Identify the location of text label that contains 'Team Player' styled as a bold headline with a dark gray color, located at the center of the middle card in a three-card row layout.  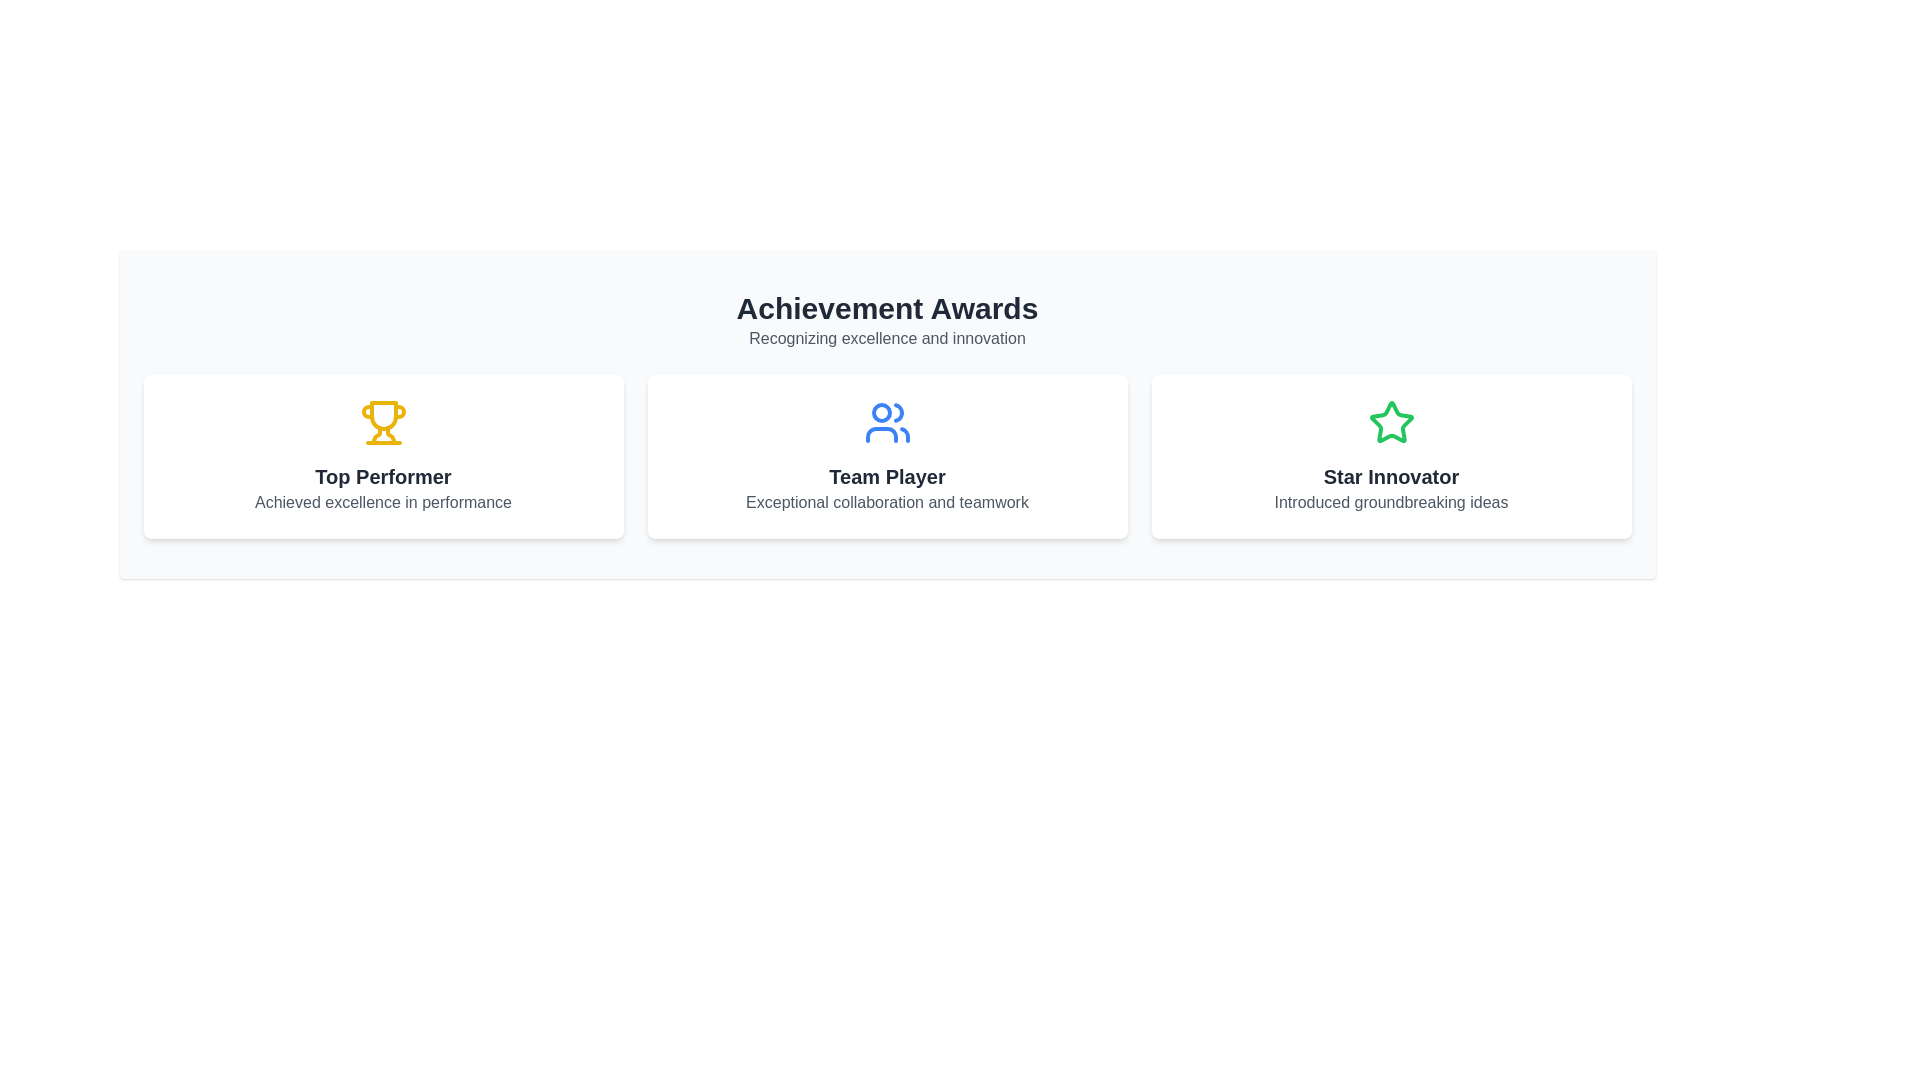
(886, 477).